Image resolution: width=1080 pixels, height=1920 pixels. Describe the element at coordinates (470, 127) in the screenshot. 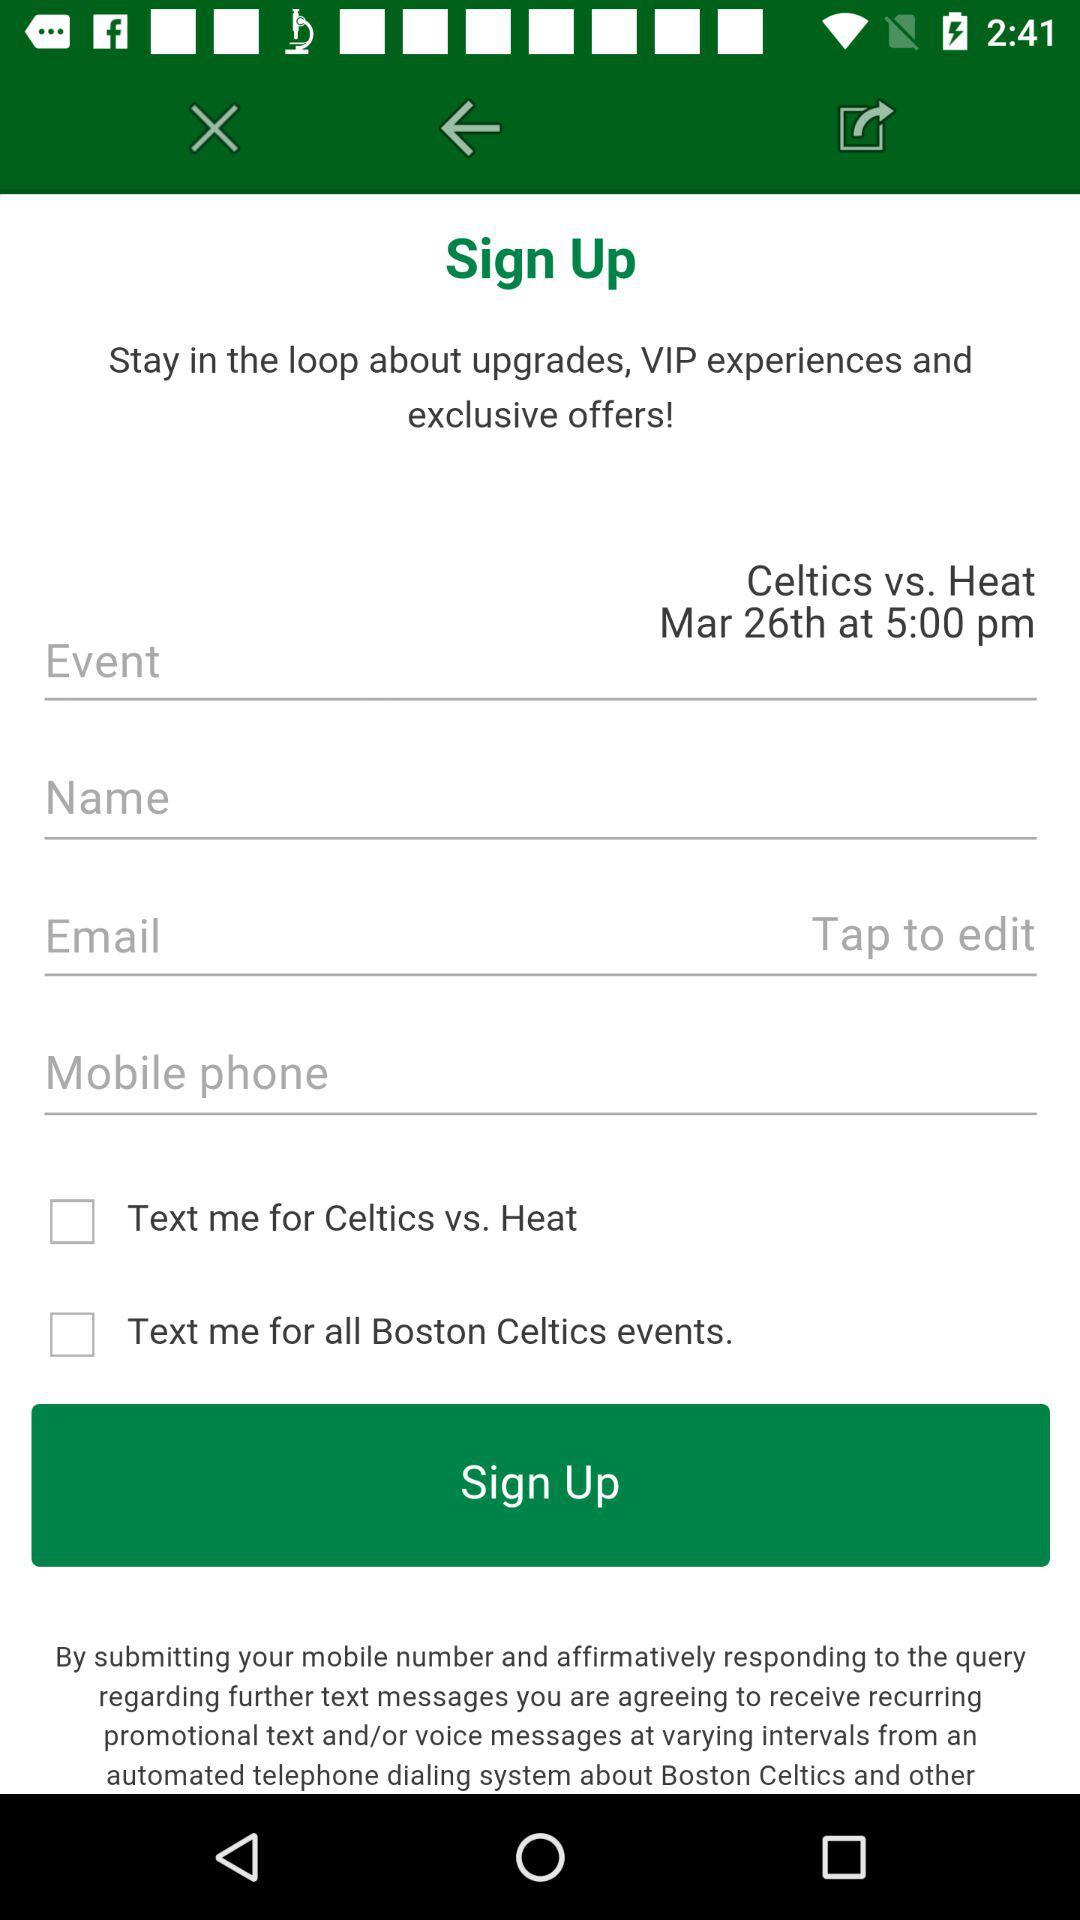

I see `back button` at that location.